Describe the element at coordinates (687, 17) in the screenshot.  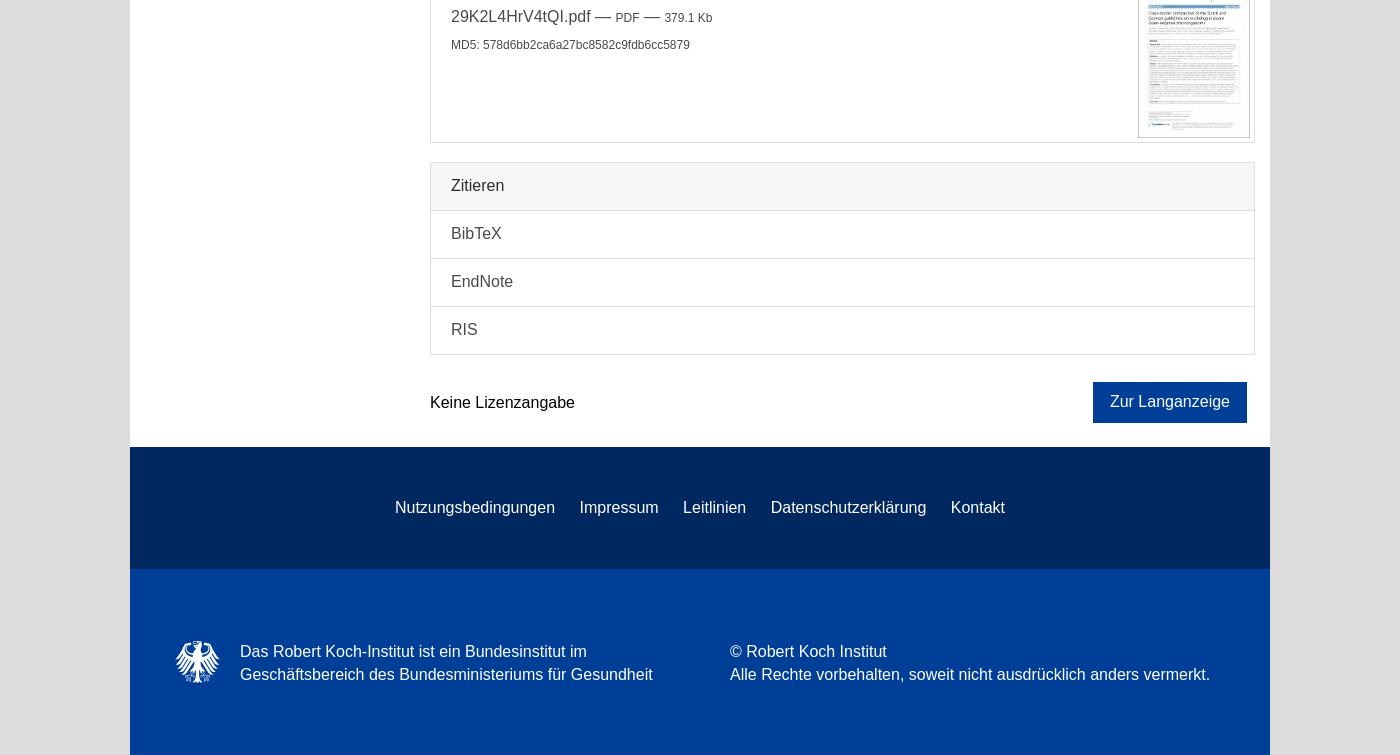
I see `'379.1 Kb'` at that location.